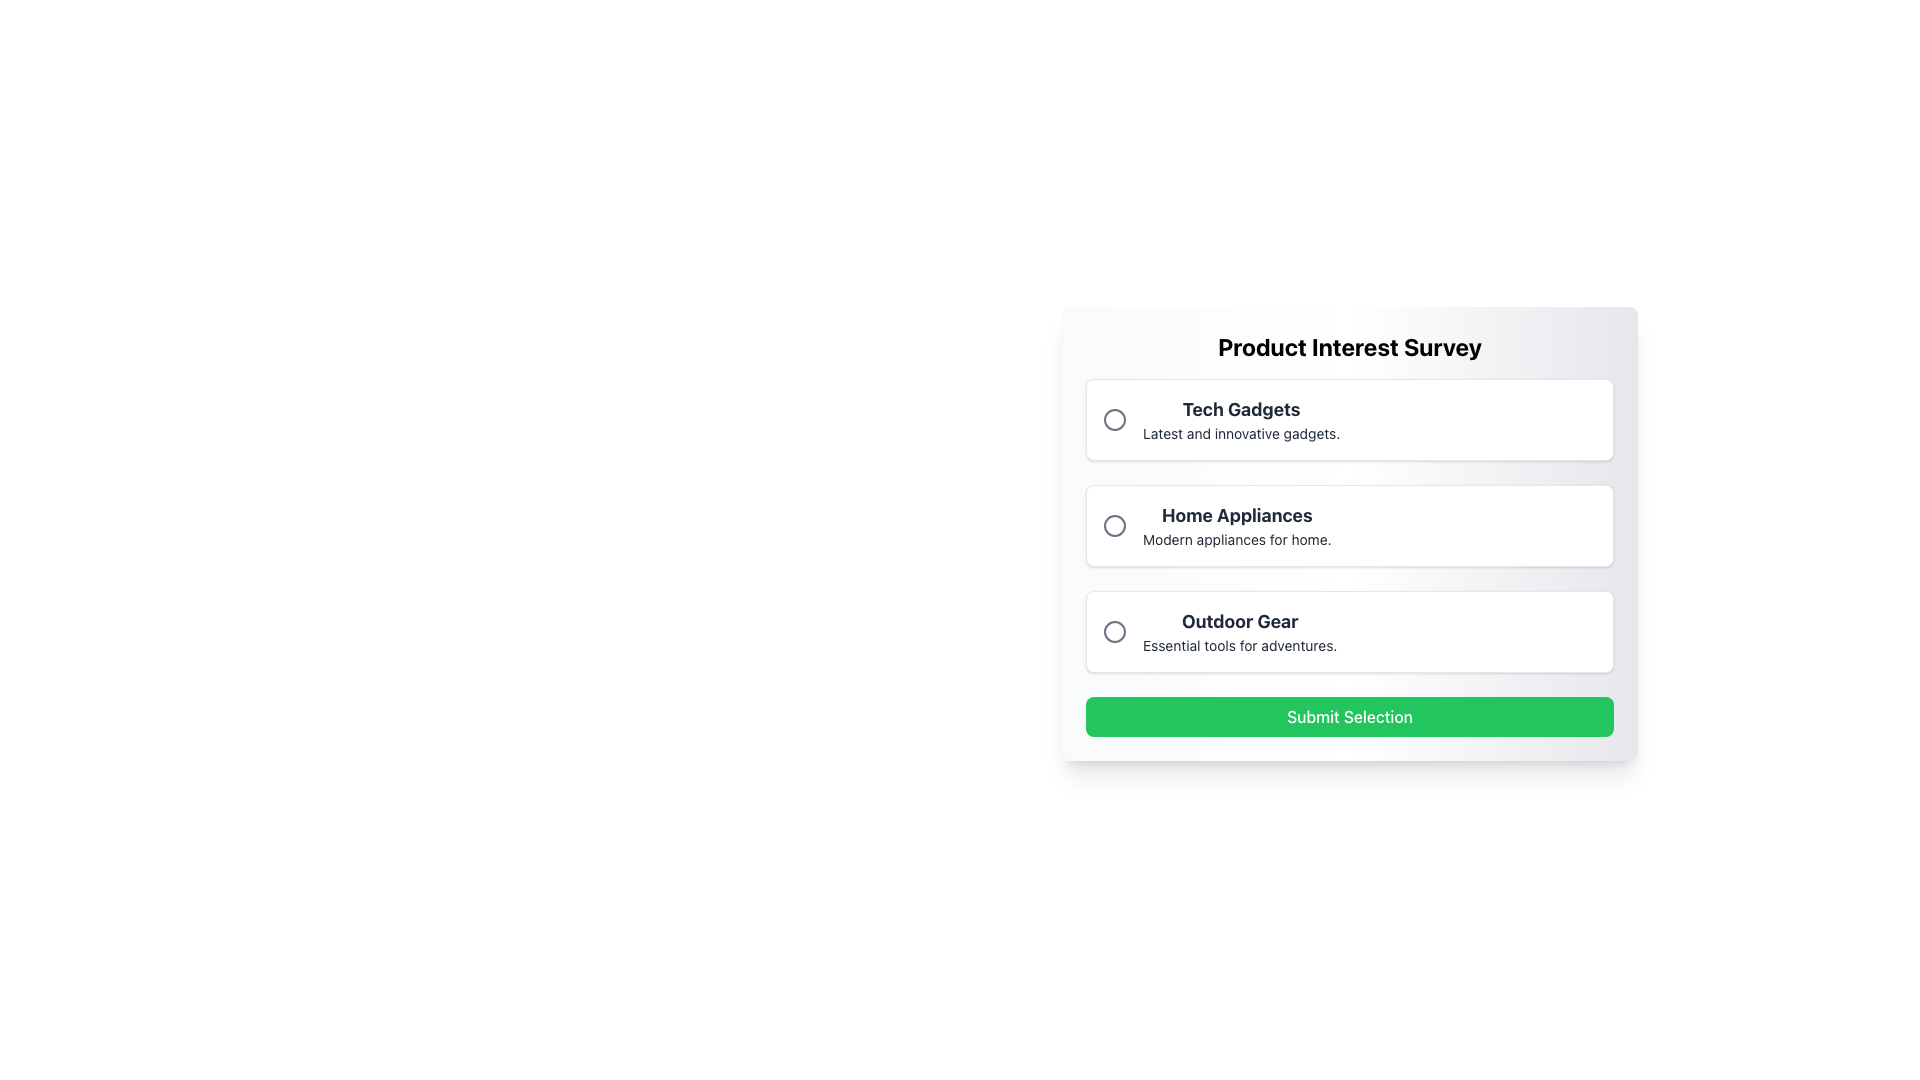 Image resolution: width=1920 pixels, height=1080 pixels. I want to click on the 'Home Appliances' card item, which is the second card in a vertical list of three options, so click(1349, 524).